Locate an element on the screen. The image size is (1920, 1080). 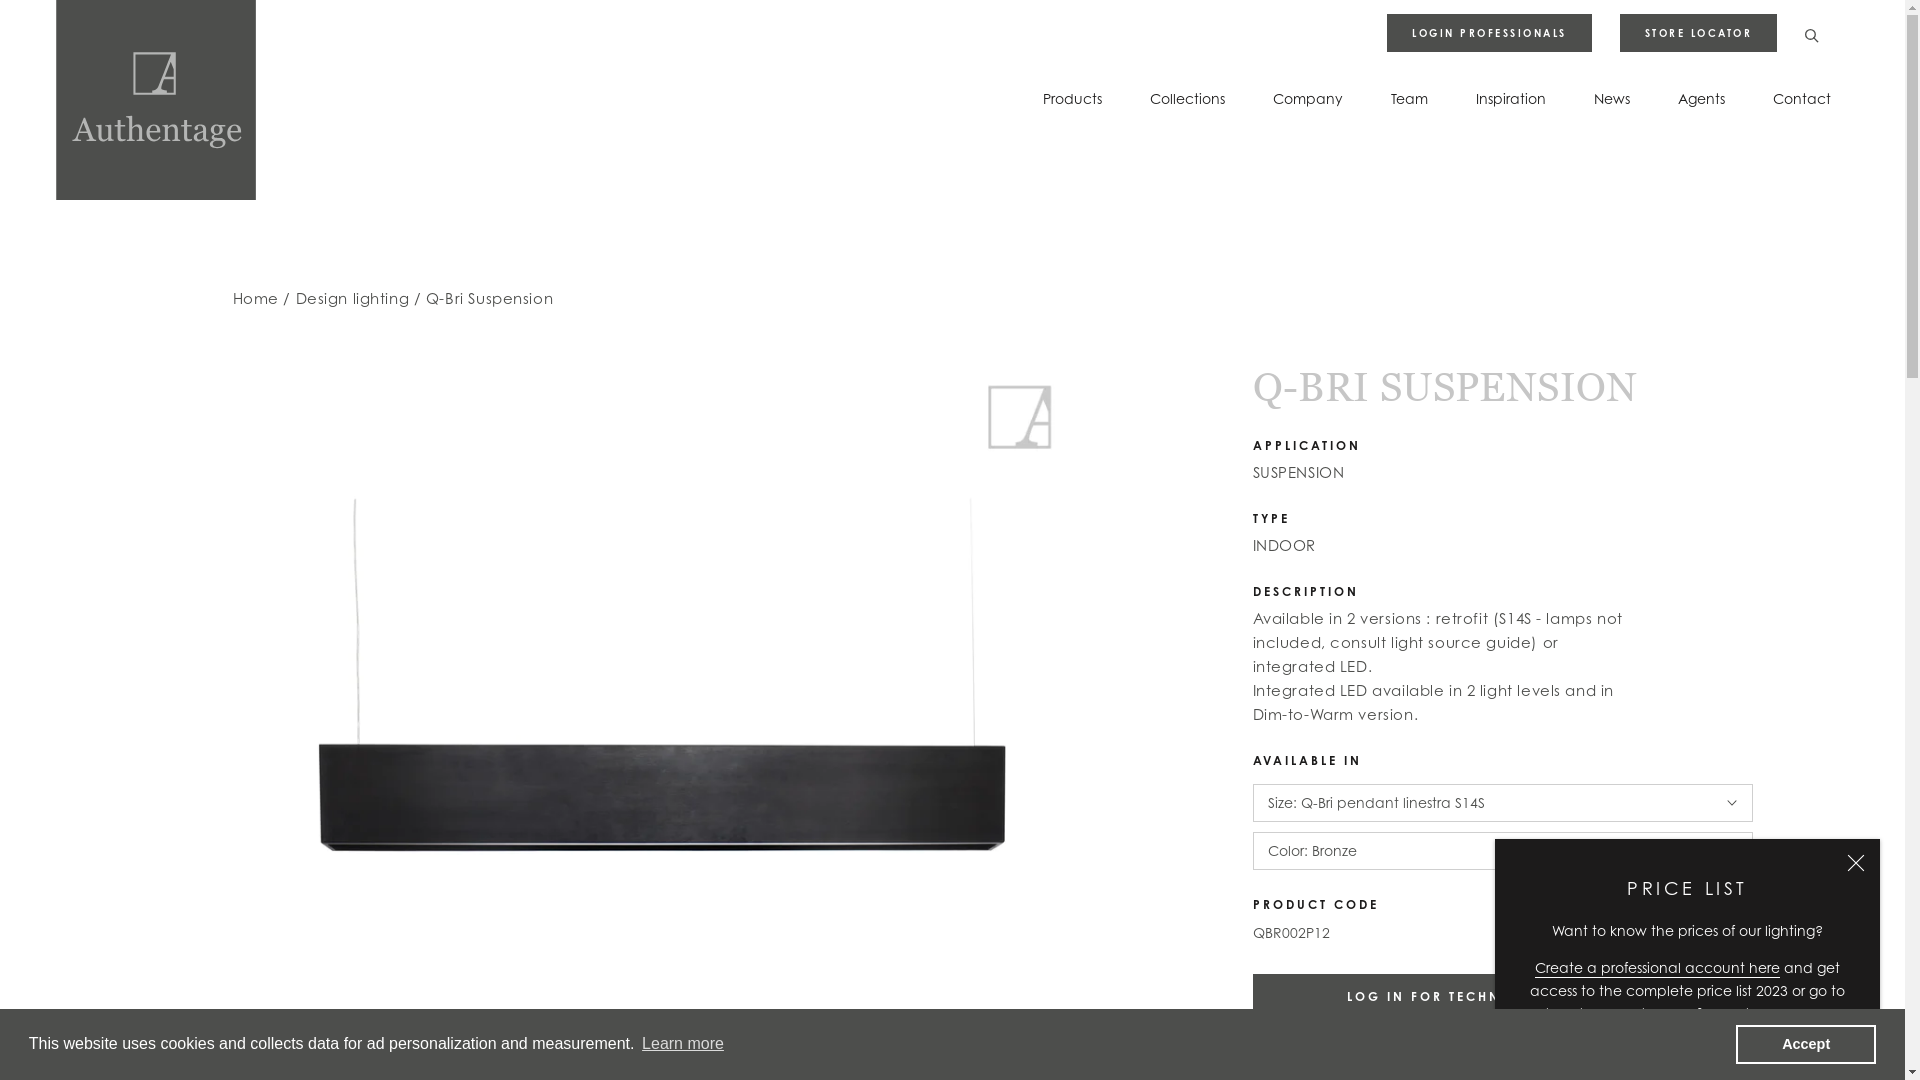
'Accept' is located at coordinates (1805, 1043).